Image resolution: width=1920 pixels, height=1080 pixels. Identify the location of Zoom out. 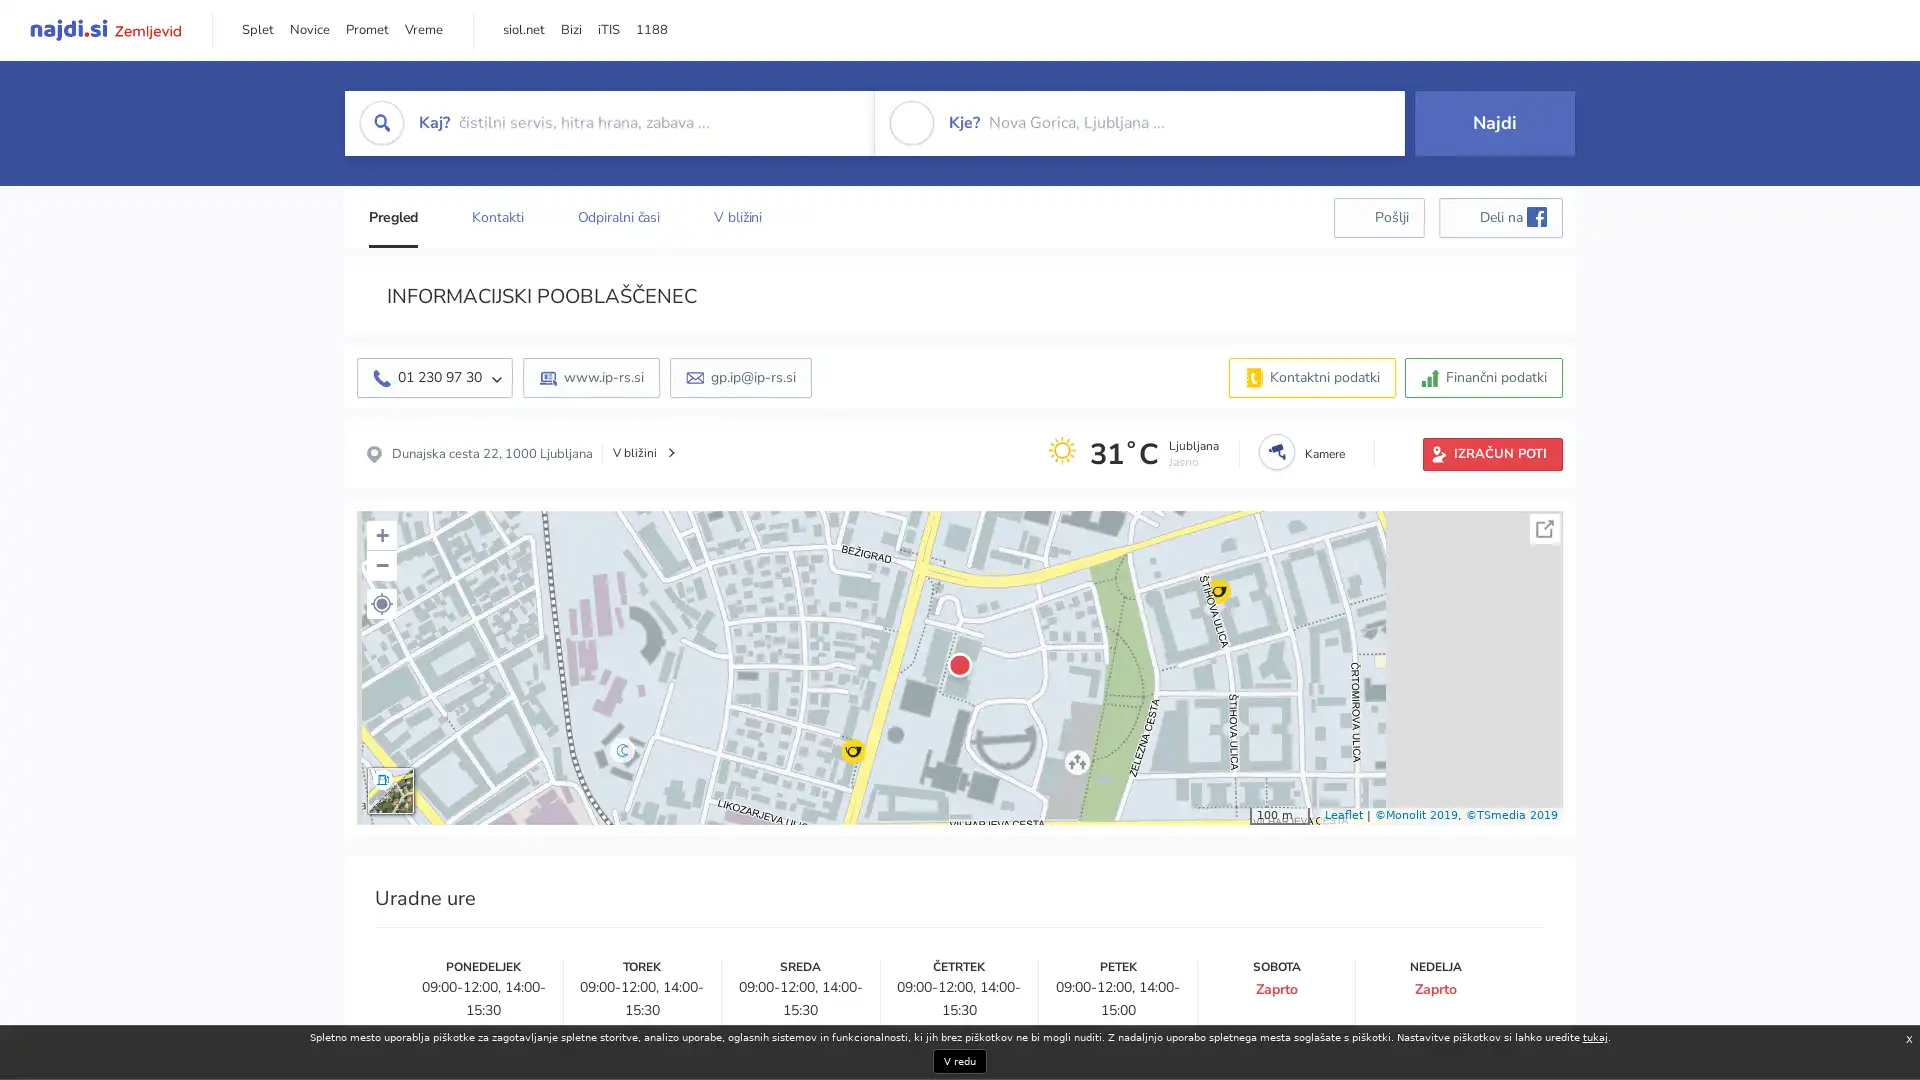
(382, 564).